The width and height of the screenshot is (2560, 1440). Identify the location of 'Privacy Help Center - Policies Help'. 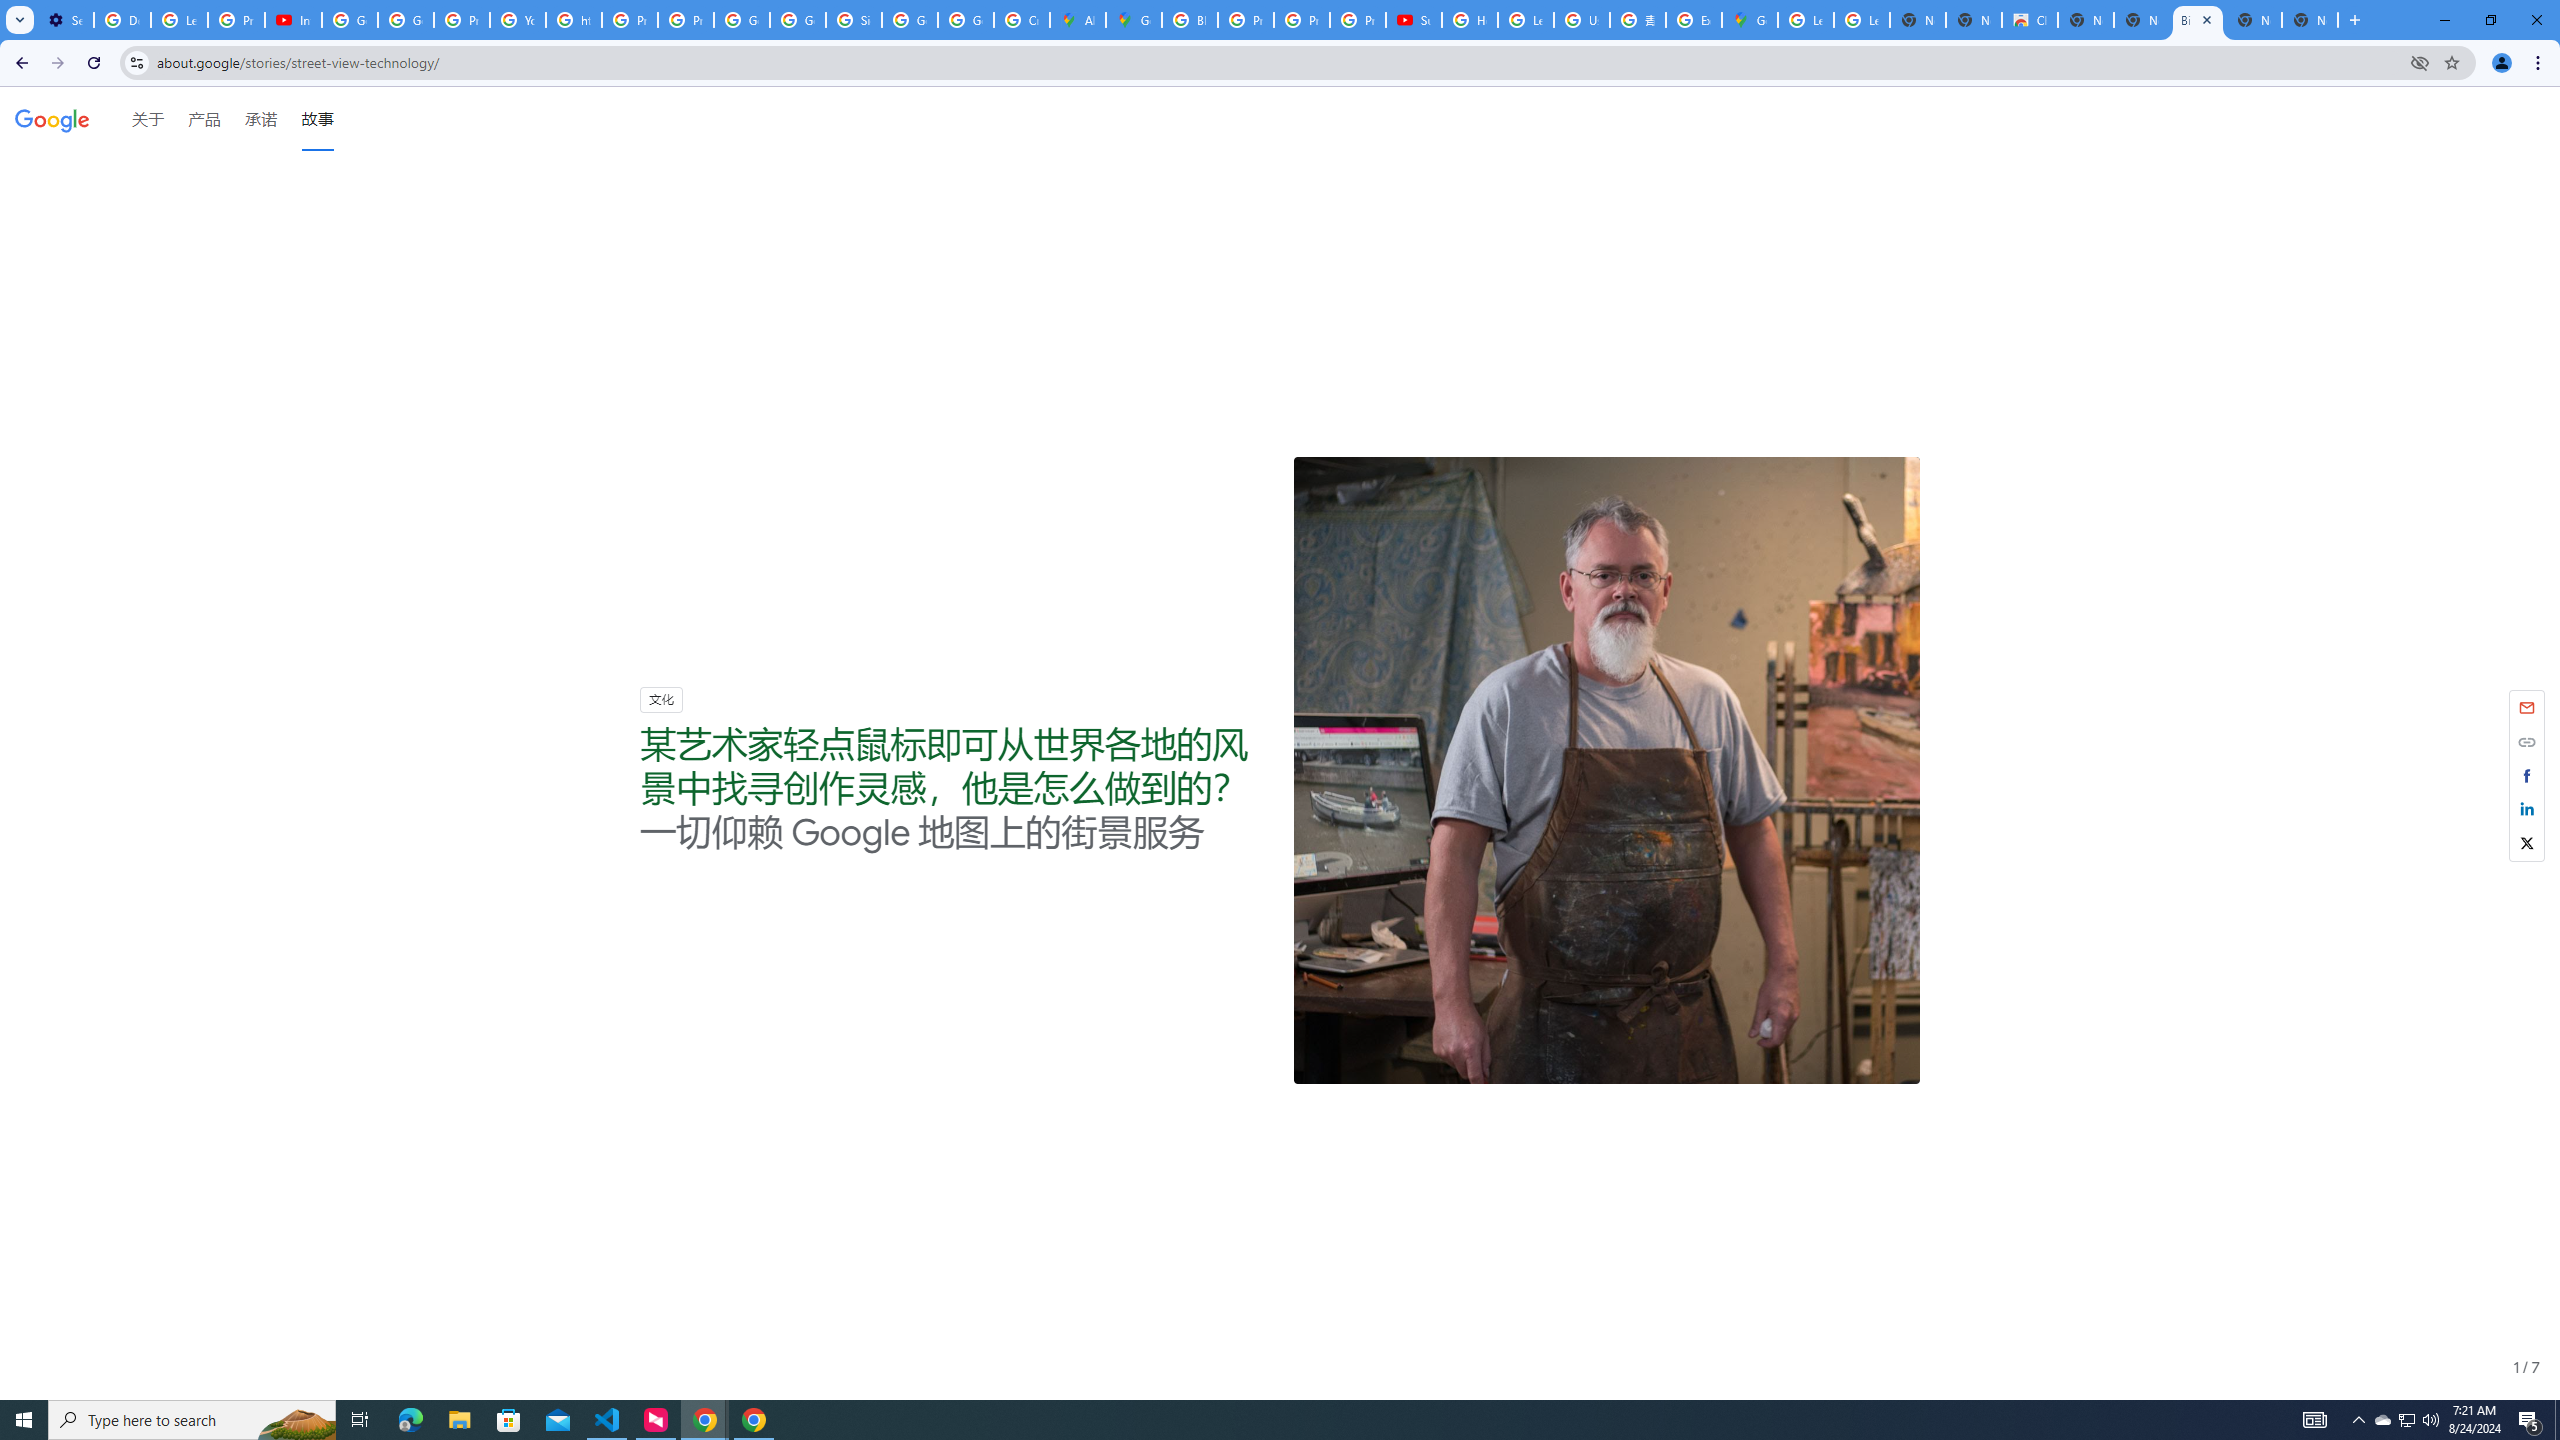
(1300, 19).